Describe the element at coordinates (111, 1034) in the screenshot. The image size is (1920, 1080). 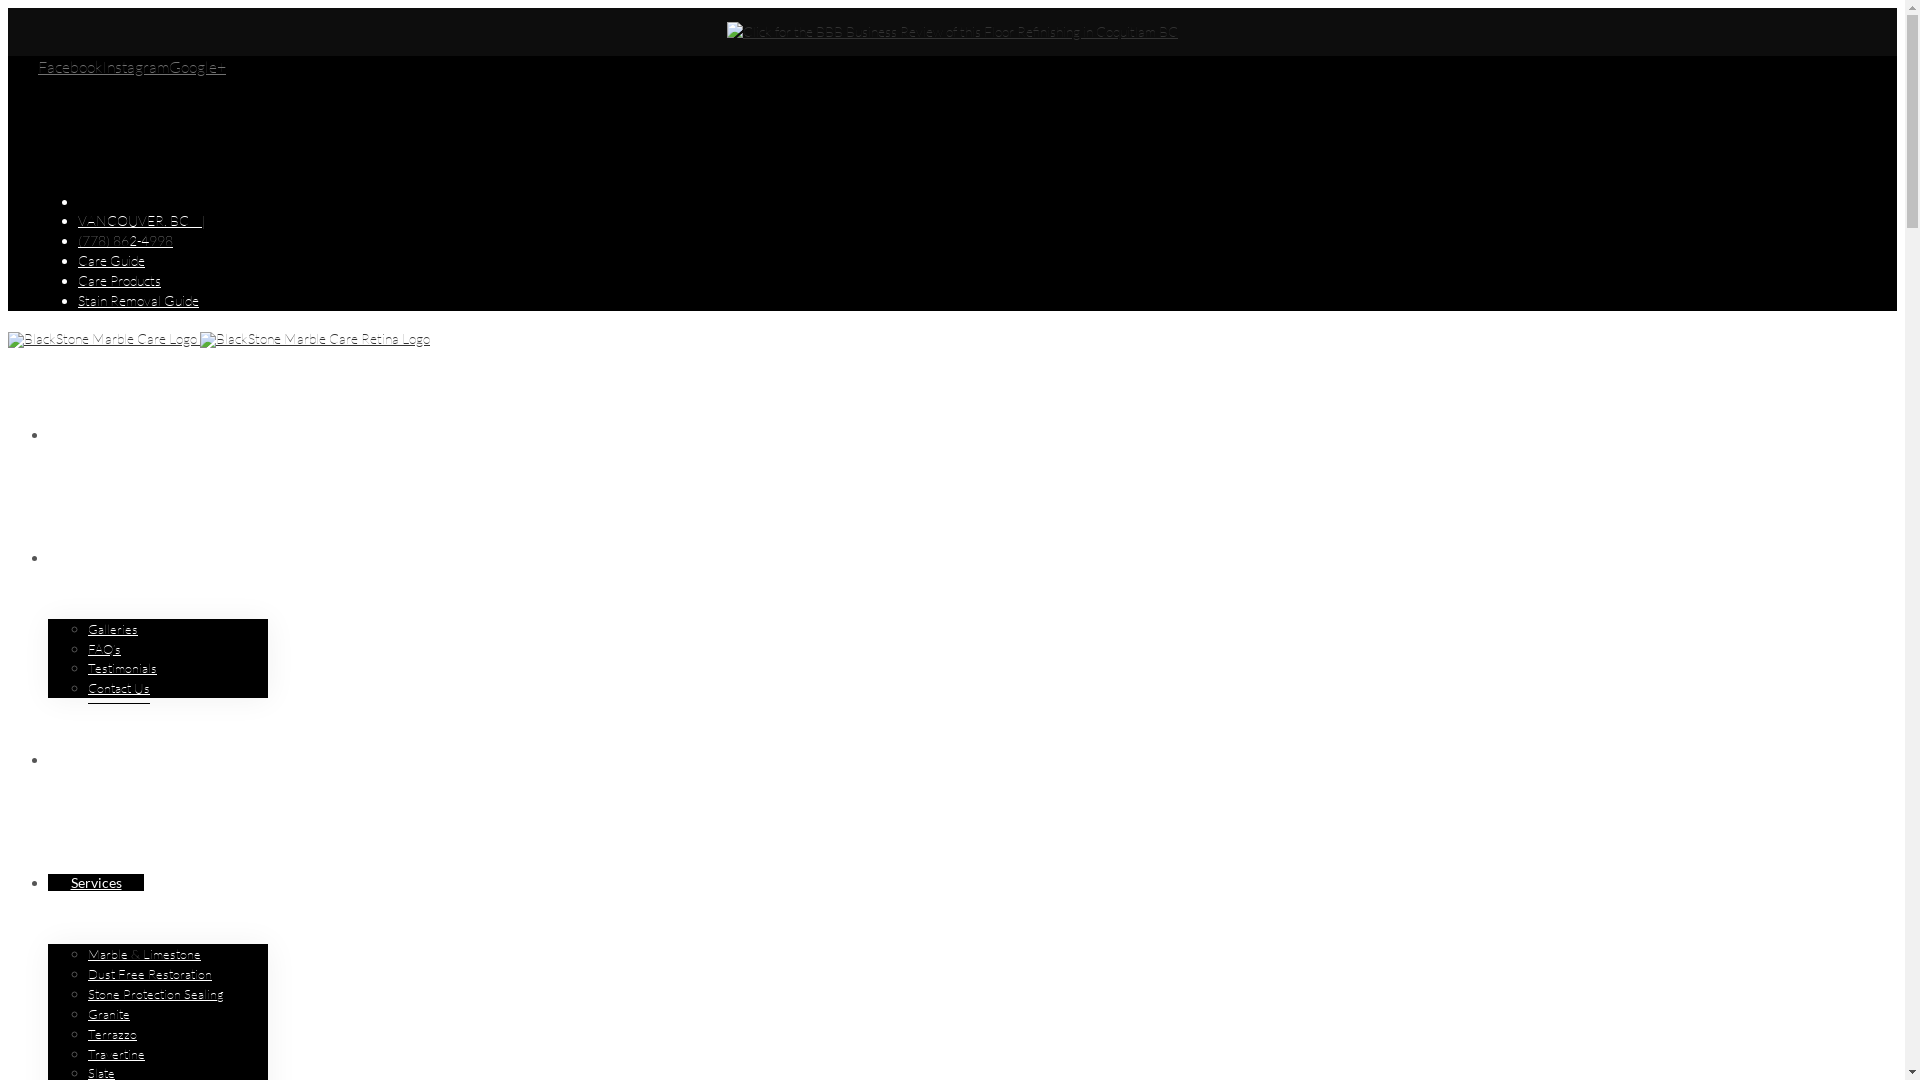
I see `'Terrazzo'` at that location.